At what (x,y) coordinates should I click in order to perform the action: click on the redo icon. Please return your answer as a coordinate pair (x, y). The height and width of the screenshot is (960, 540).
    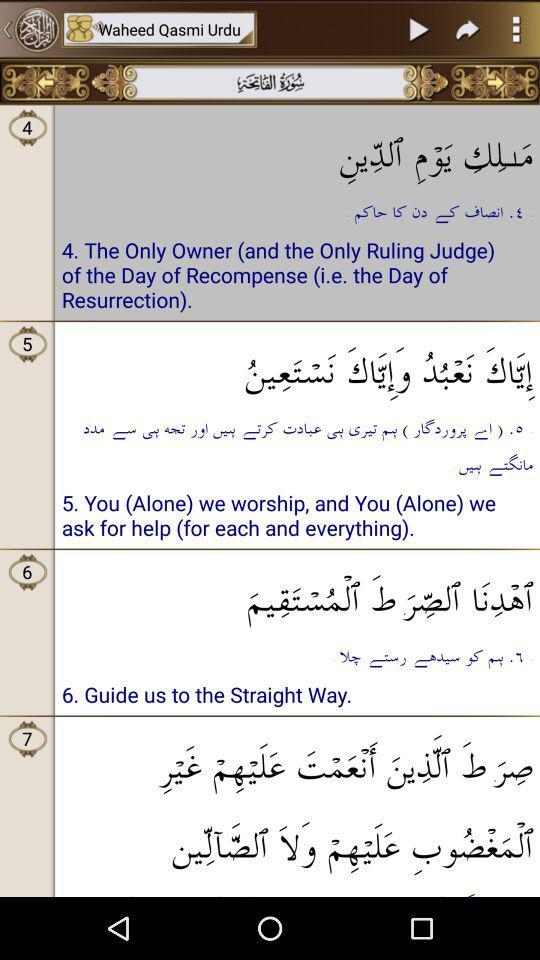
    Looking at the image, I should click on (468, 30).